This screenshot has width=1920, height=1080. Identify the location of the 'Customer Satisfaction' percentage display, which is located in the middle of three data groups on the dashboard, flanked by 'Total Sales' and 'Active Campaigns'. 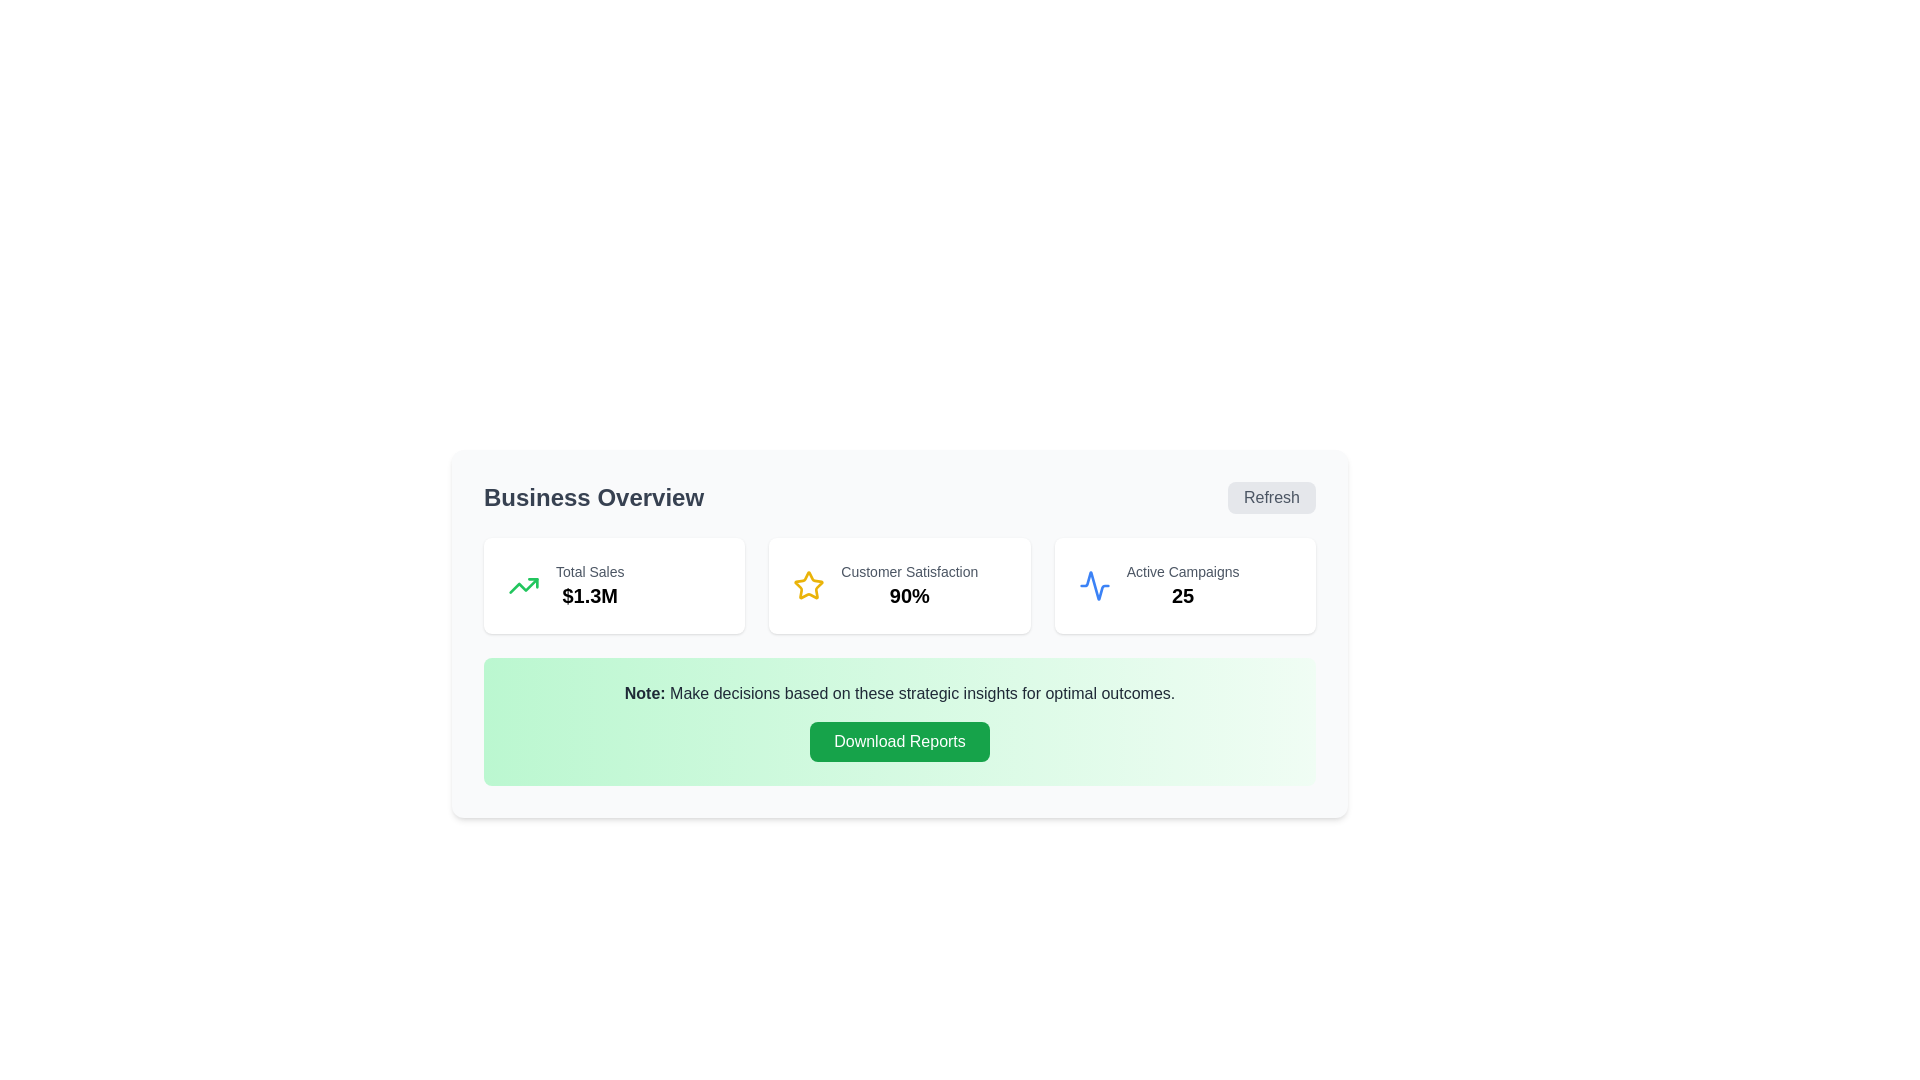
(908, 585).